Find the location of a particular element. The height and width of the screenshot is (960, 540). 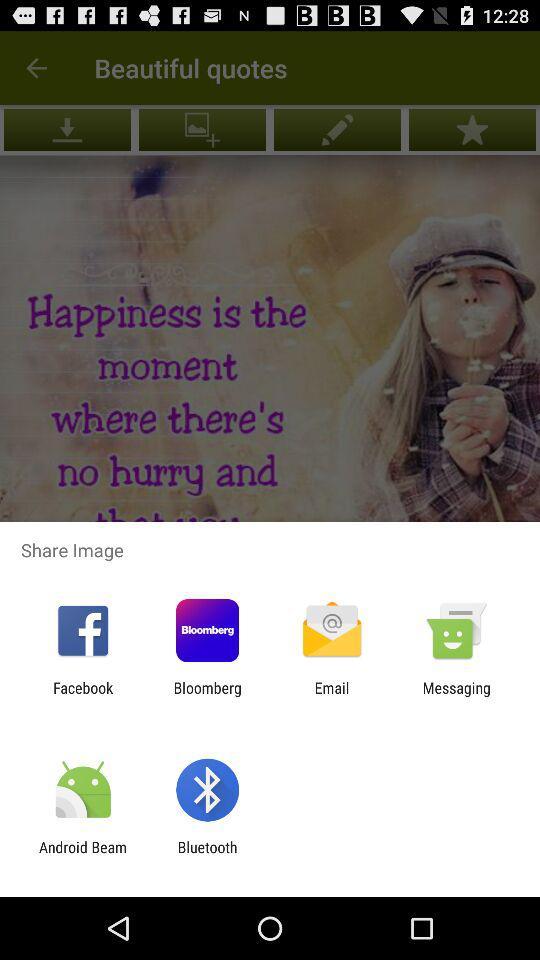

facebook icon is located at coordinates (82, 696).